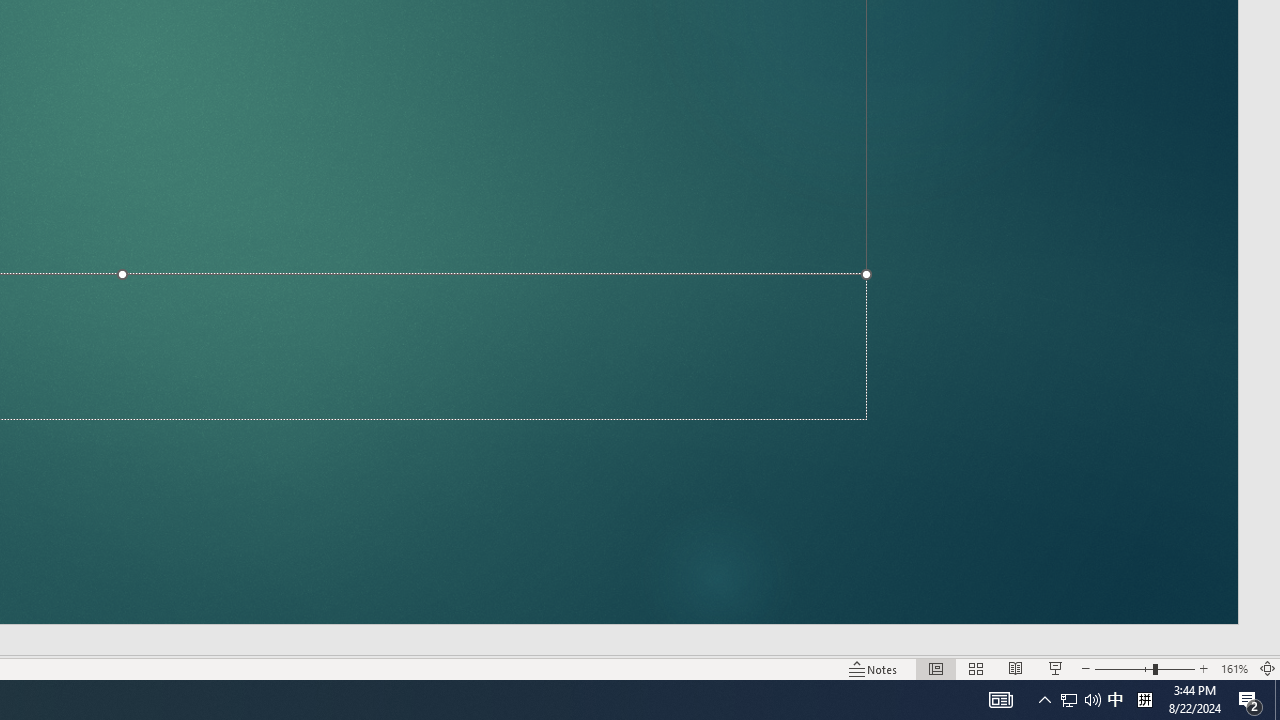 Image resolution: width=1280 pixels, height=720 pixels. Describe the element at coordinates (1233, 669) in the screenshot. I see `'Zoom 161%'` at that location.